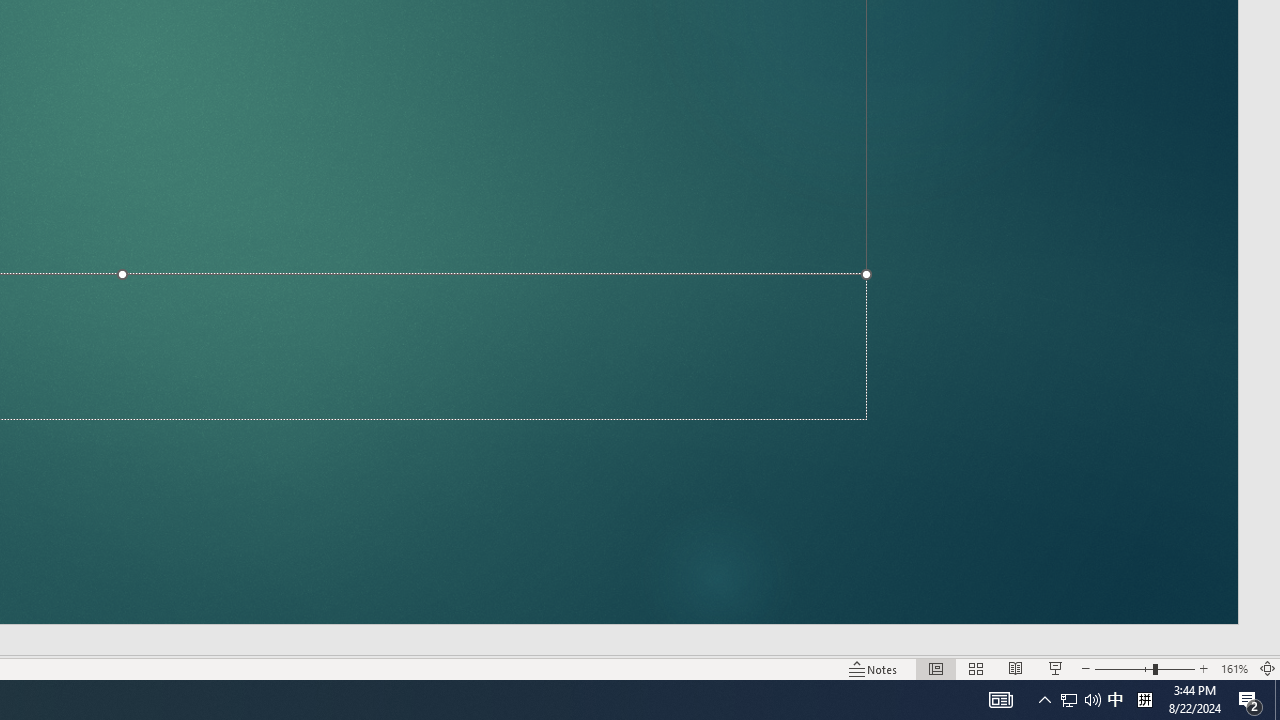 Image resolution: width=1280 pixels, height=720 pixels. Describe the element at coordinates (1233, 669) in the screenshot. I see `'Zoom 161%'` at that location.